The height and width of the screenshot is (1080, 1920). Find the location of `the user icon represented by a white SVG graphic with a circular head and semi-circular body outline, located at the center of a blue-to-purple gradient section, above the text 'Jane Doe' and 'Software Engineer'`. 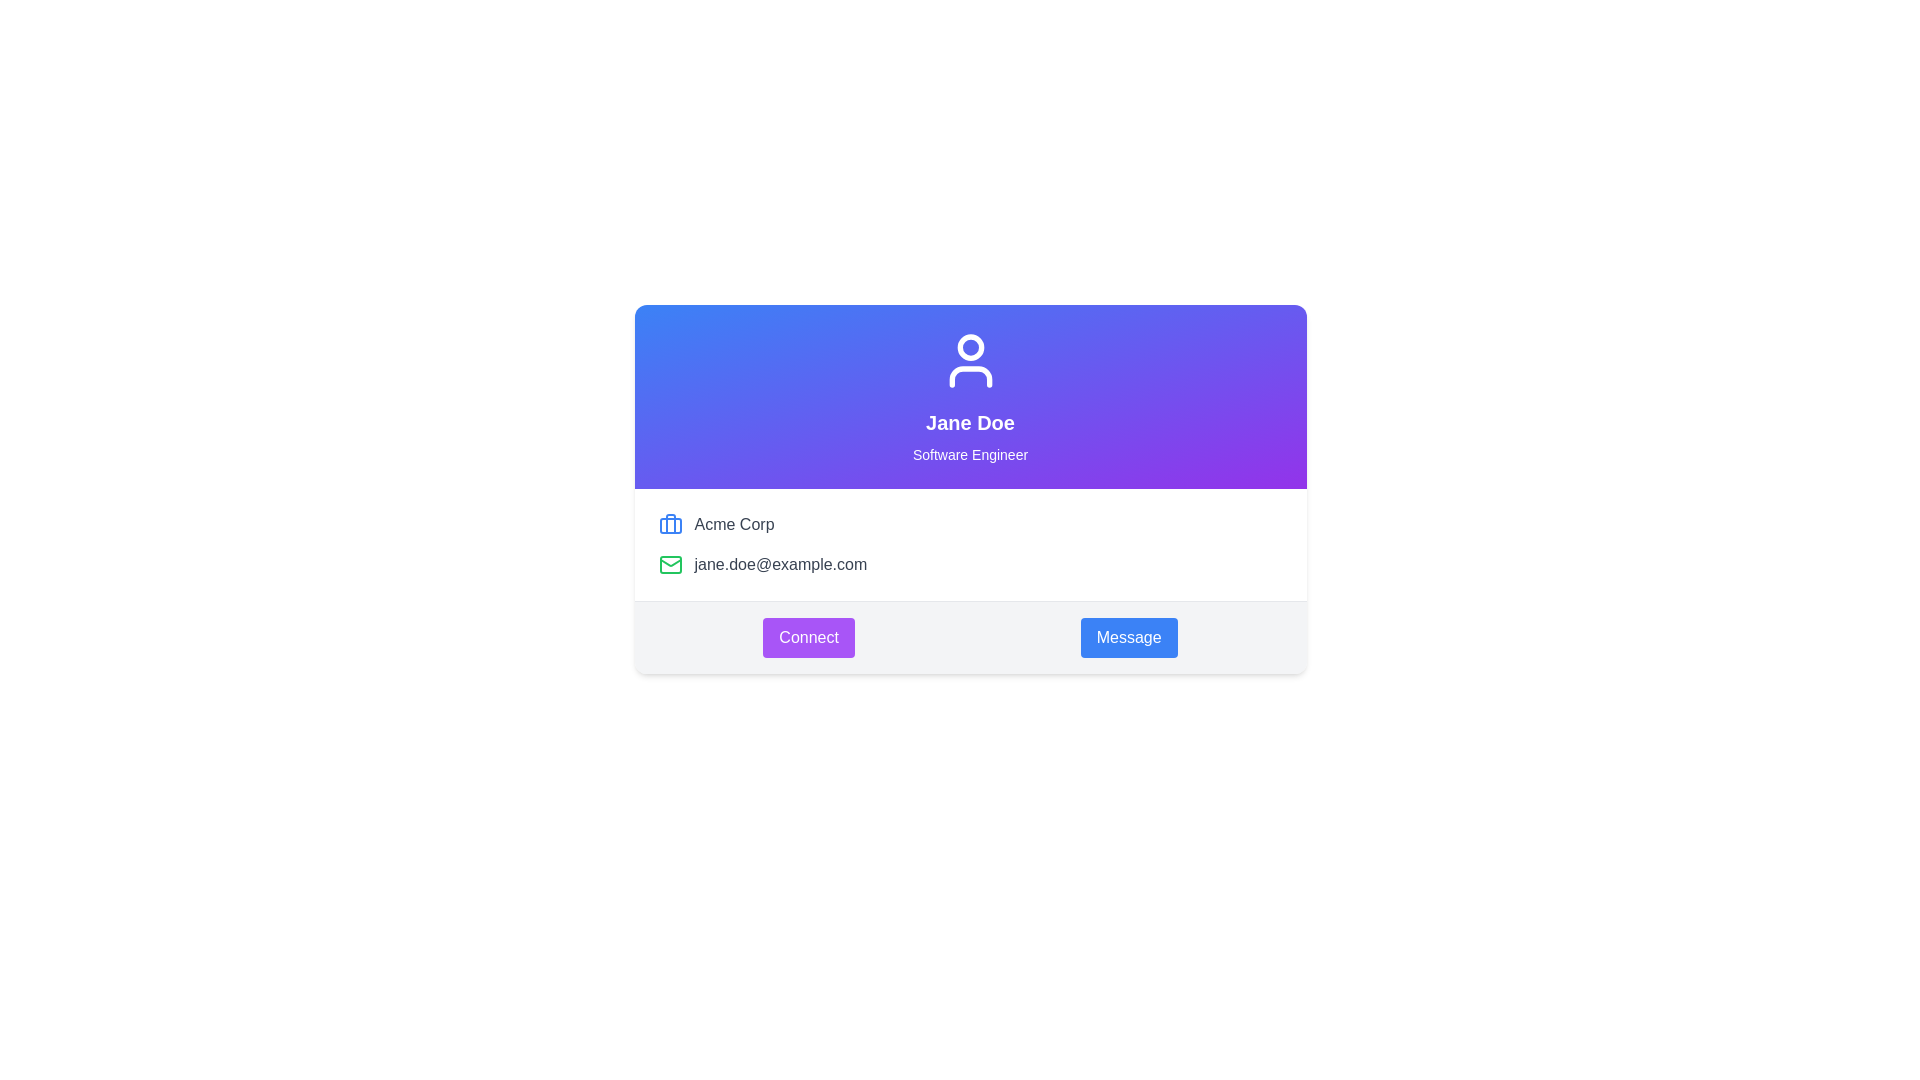

the user icon represented by a white SVG graphic with a circular head and semi-circular body outline, located at the center of a blue-to-purple gradient section, above the text 'Jane Doe' and 'Software Engineer' is located at coordinates (970, 361).